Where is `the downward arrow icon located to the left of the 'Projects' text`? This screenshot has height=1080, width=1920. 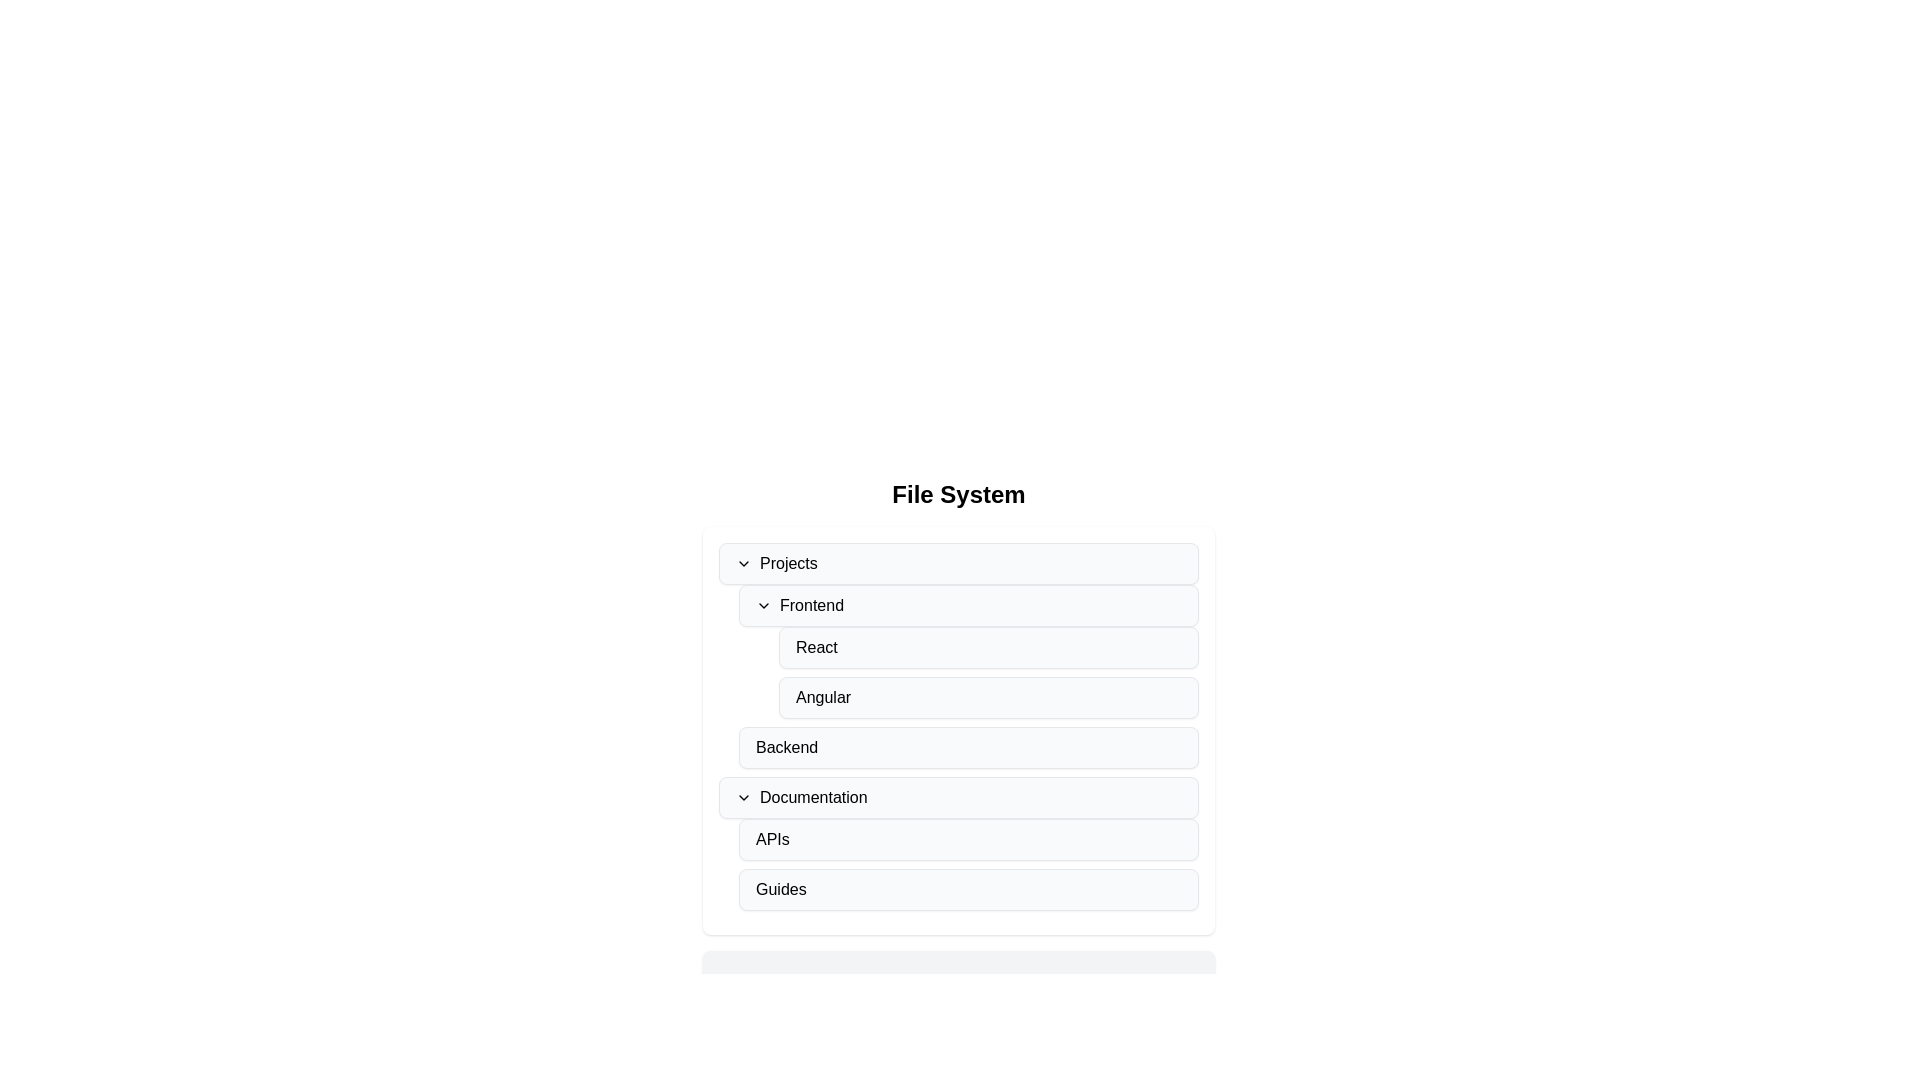 the downward arrow icon located to the left of the 'Projects' text is located at coordinates (743, 563).